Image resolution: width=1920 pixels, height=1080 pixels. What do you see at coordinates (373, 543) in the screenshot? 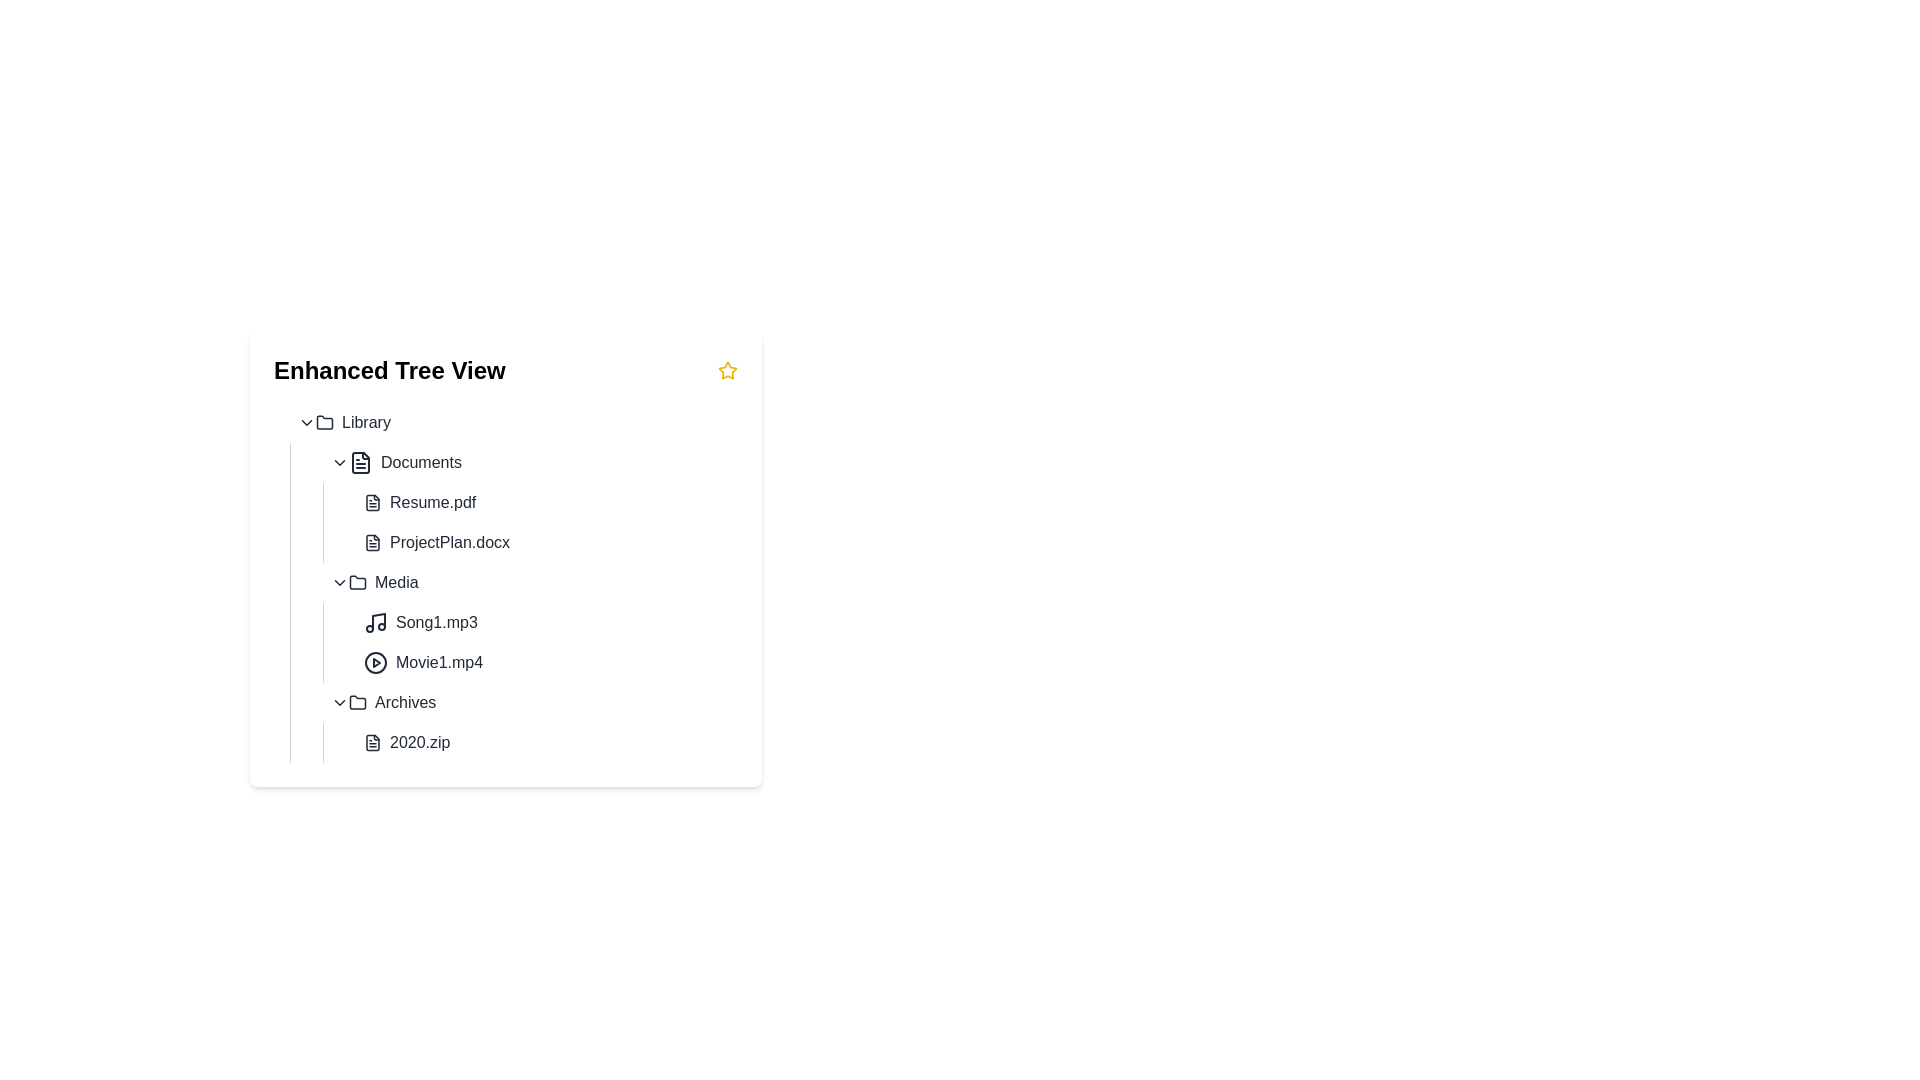
I see `the document file icon representing 'ProjectPlan.docx' in the 'Documents' section of the tree view interface` at bounding box center [373, 543].